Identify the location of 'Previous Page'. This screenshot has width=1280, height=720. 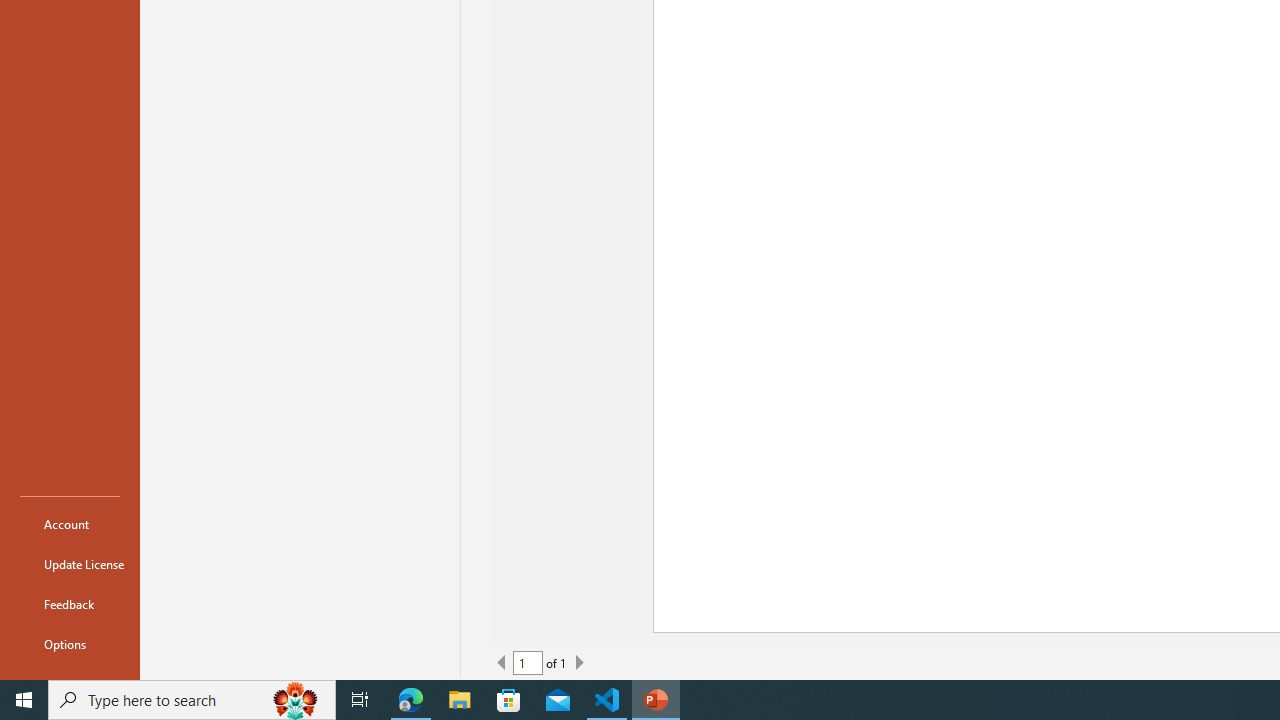
(502, 663).